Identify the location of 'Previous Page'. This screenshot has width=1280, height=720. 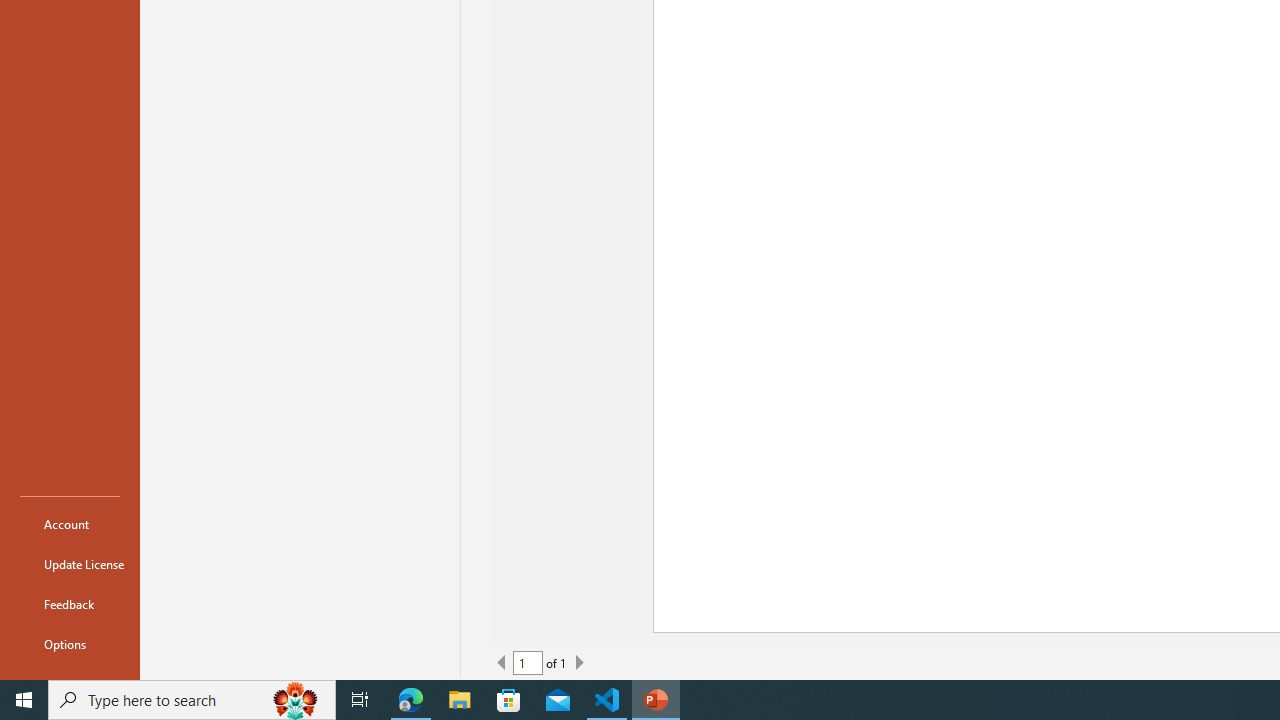
(502, 663).